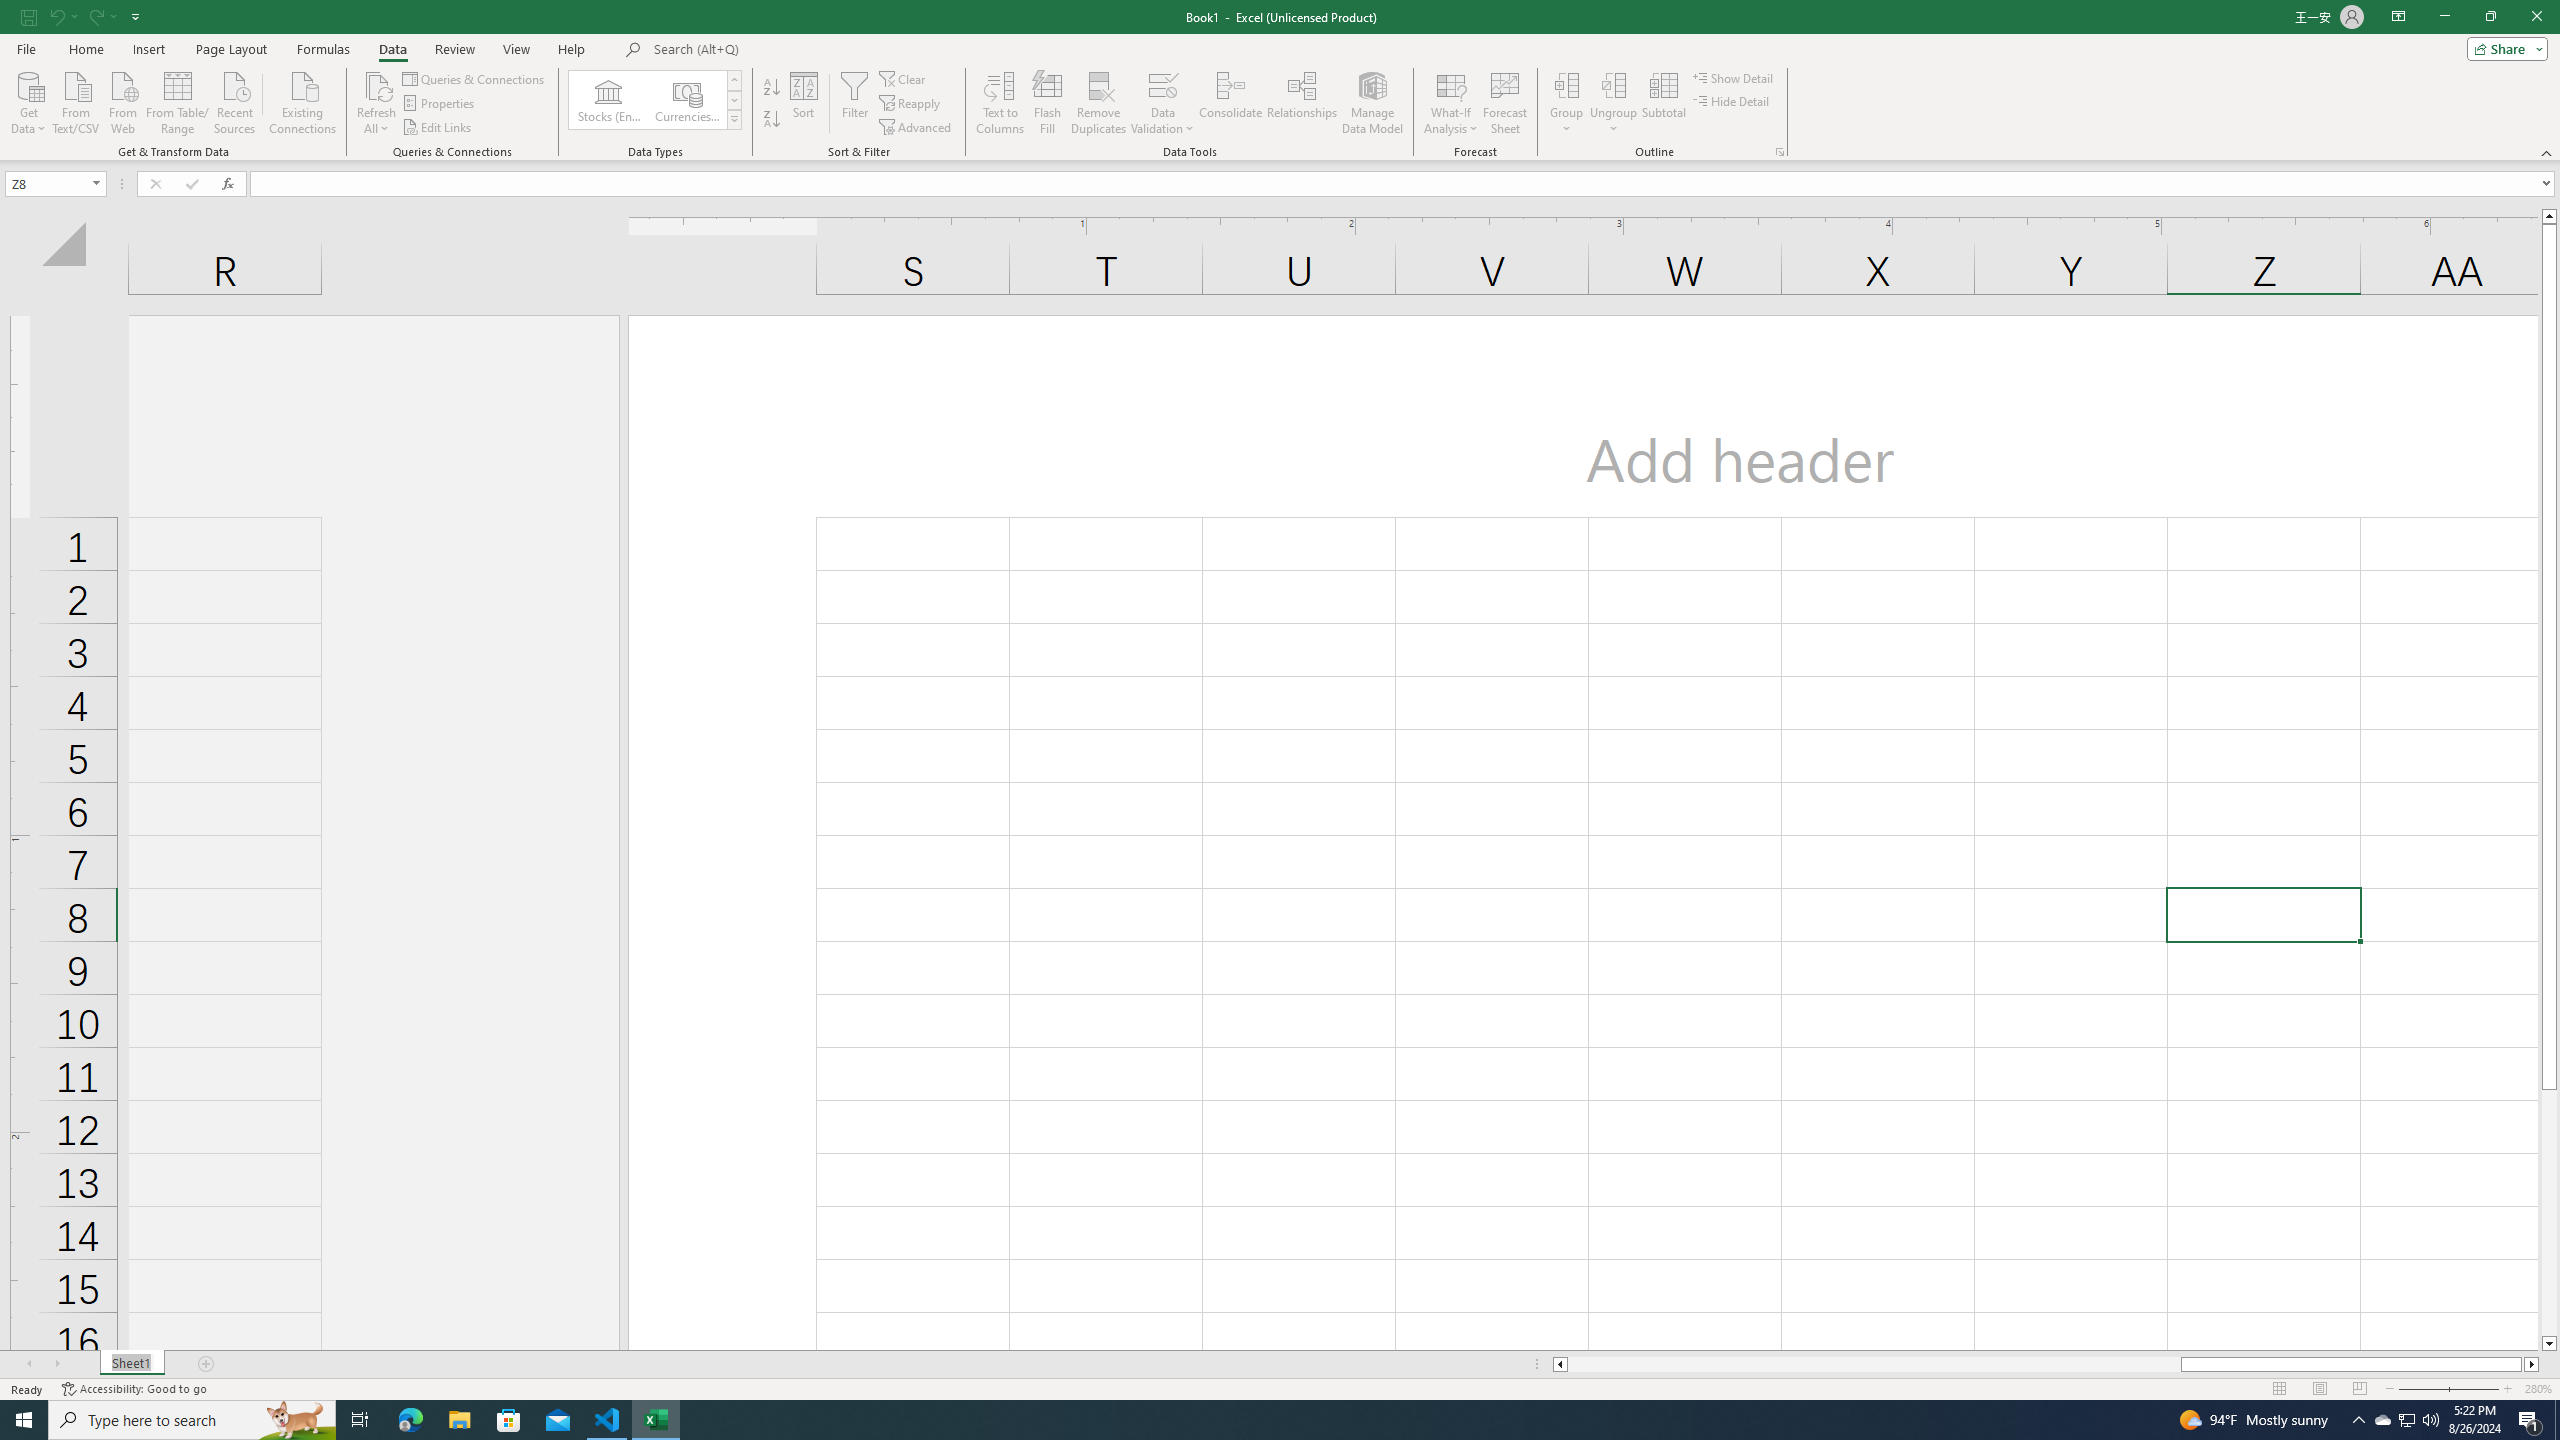 The width and height of the screenshot is (2560, 1440). I want to click on 'Reapply', so click(910, 103).